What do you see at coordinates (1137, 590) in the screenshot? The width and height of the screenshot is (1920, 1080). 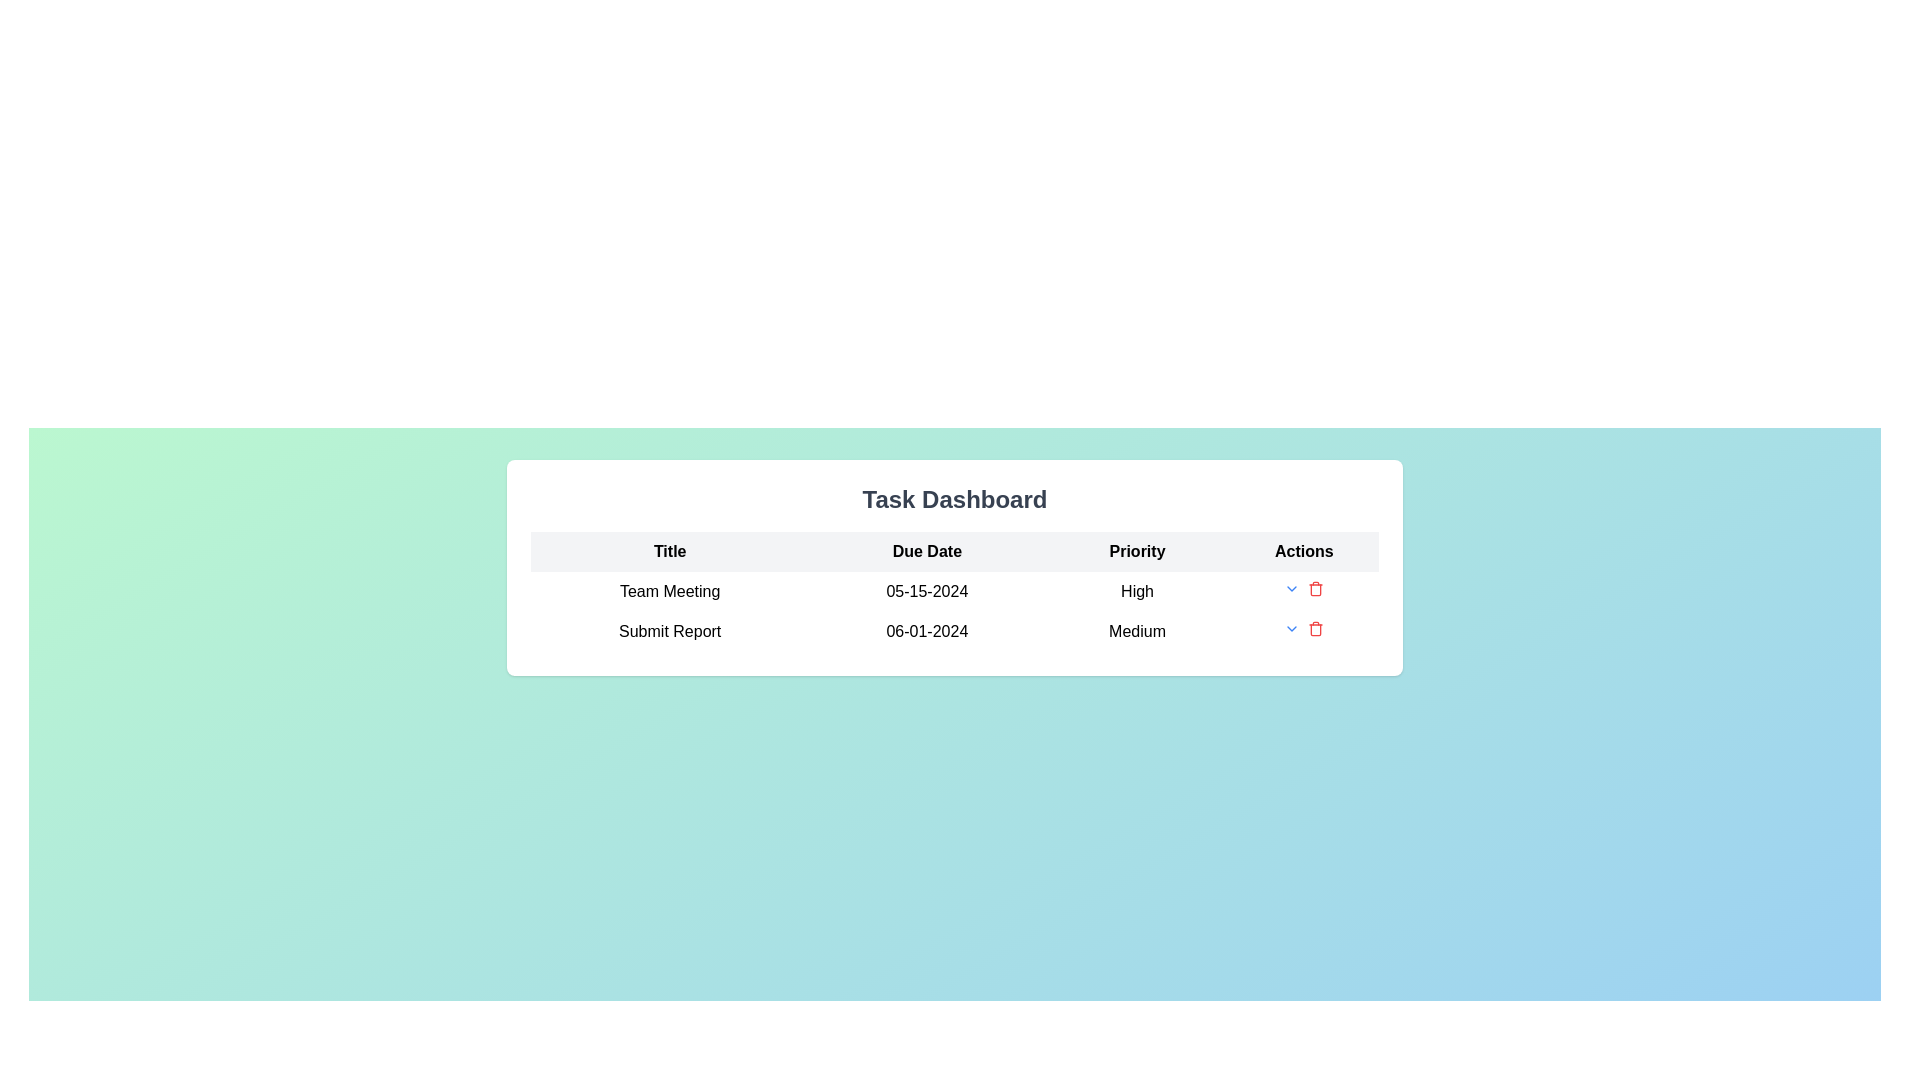 I see `text label indicating the priority level of the 'Team Meeting' task, which shows 'High'` at bounding box center [1137, 590].